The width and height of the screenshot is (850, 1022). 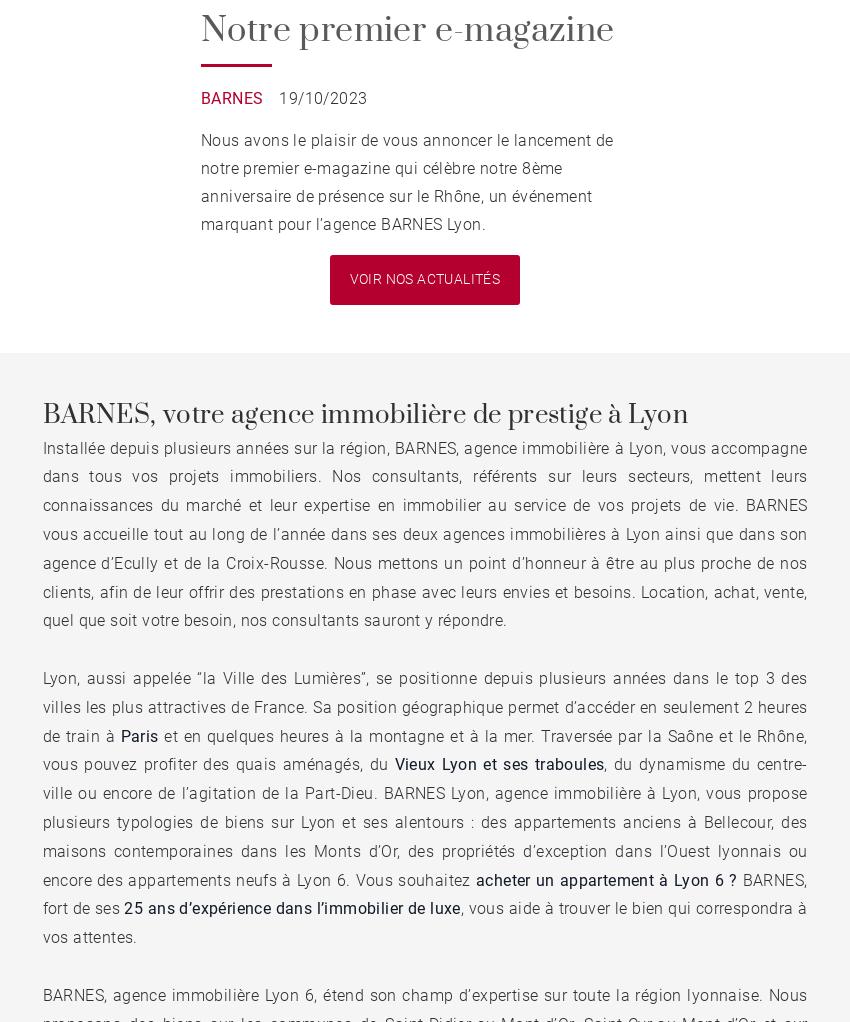 What do you see at coordinates (138, 734) in the screenshot?
I see `'Paris'` at bounding box center [138, 734].